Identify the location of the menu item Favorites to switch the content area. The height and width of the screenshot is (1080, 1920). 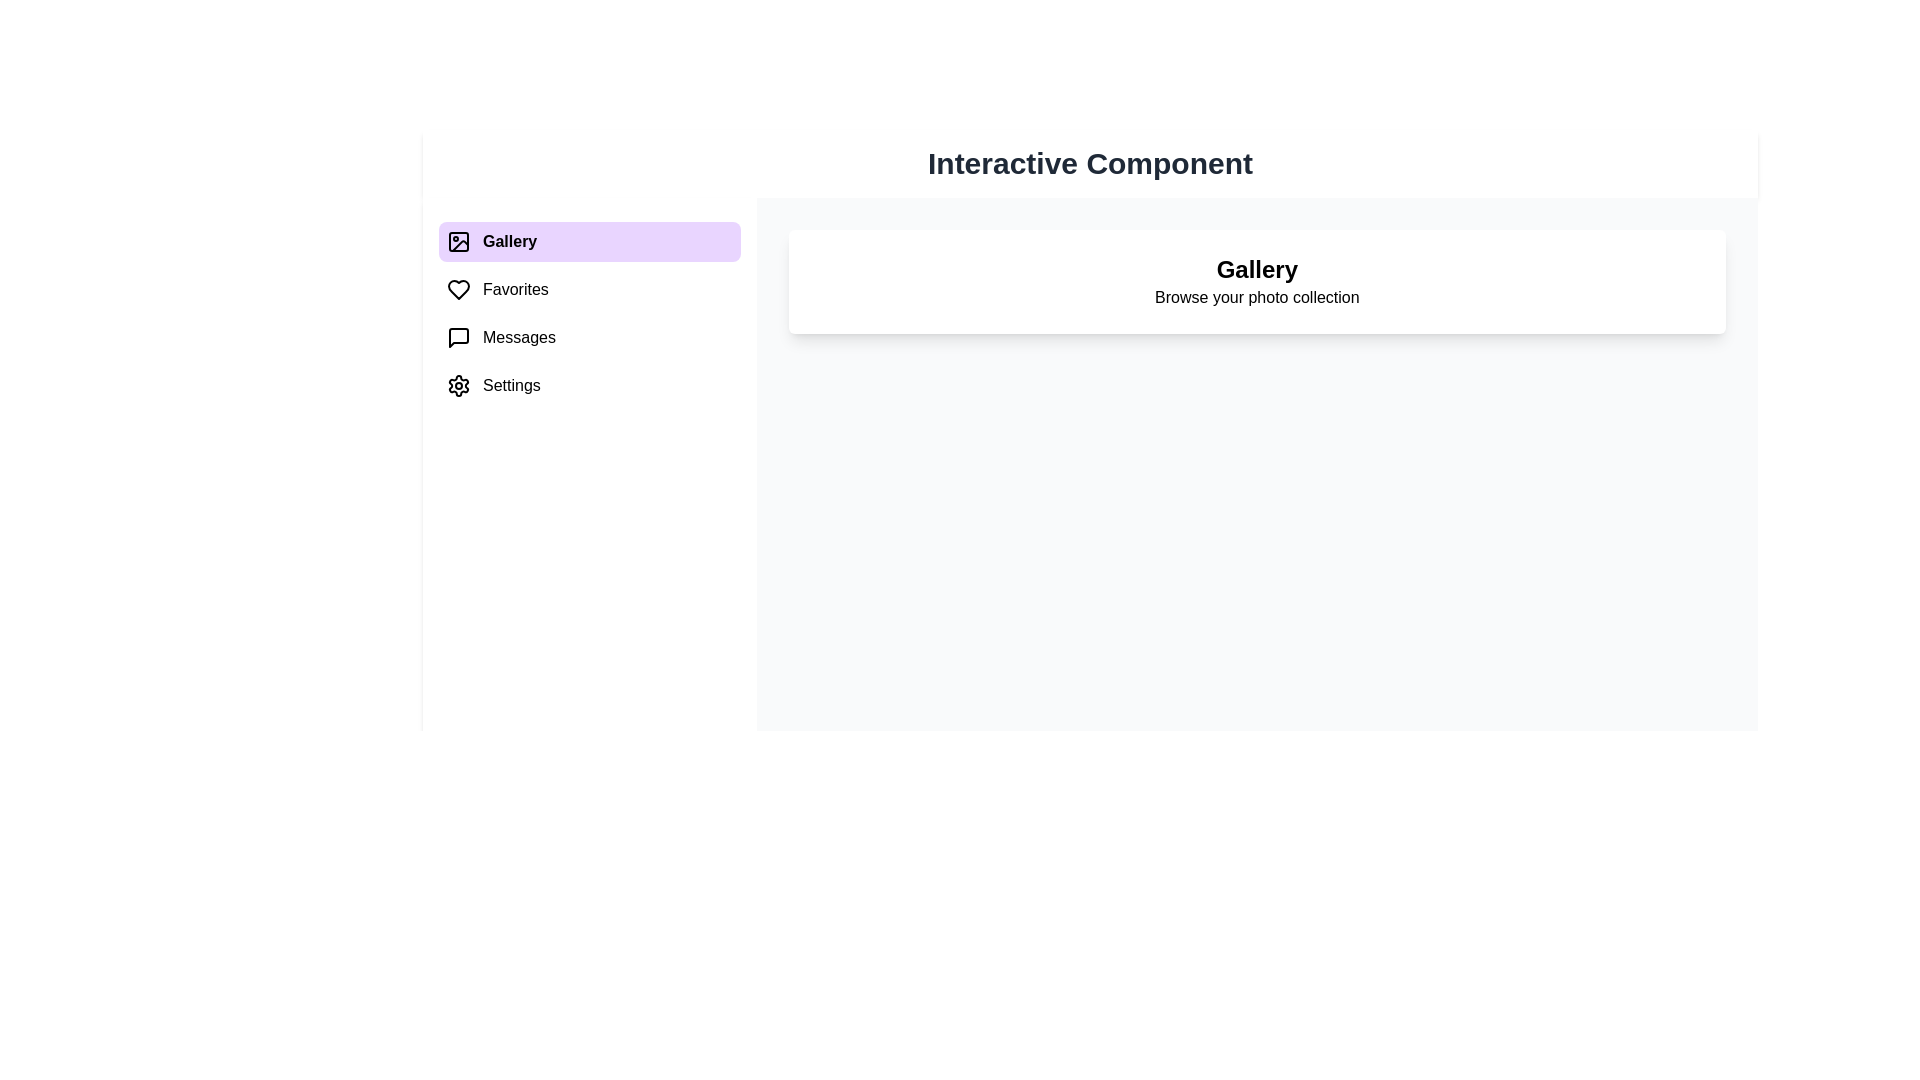
(588, 289).